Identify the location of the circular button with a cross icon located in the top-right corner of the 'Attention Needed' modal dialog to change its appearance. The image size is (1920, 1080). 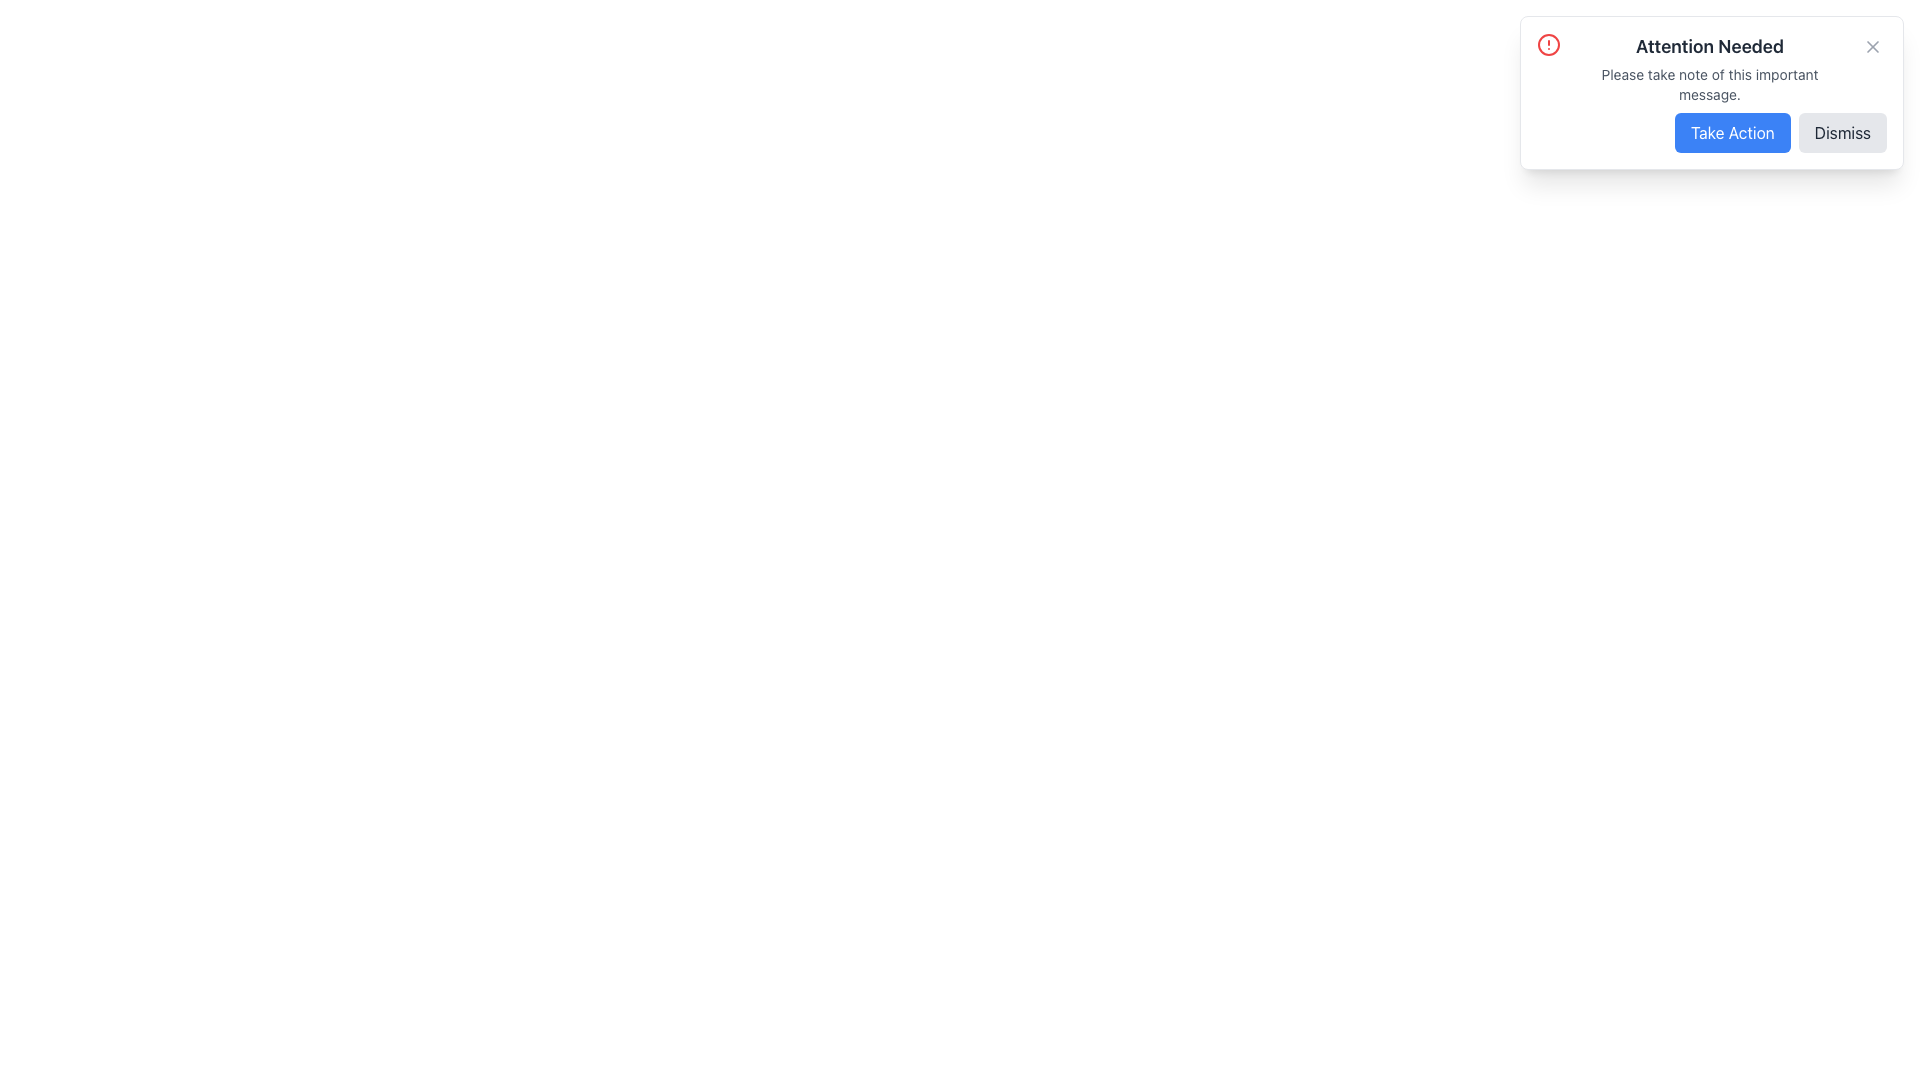
(1871, 45).